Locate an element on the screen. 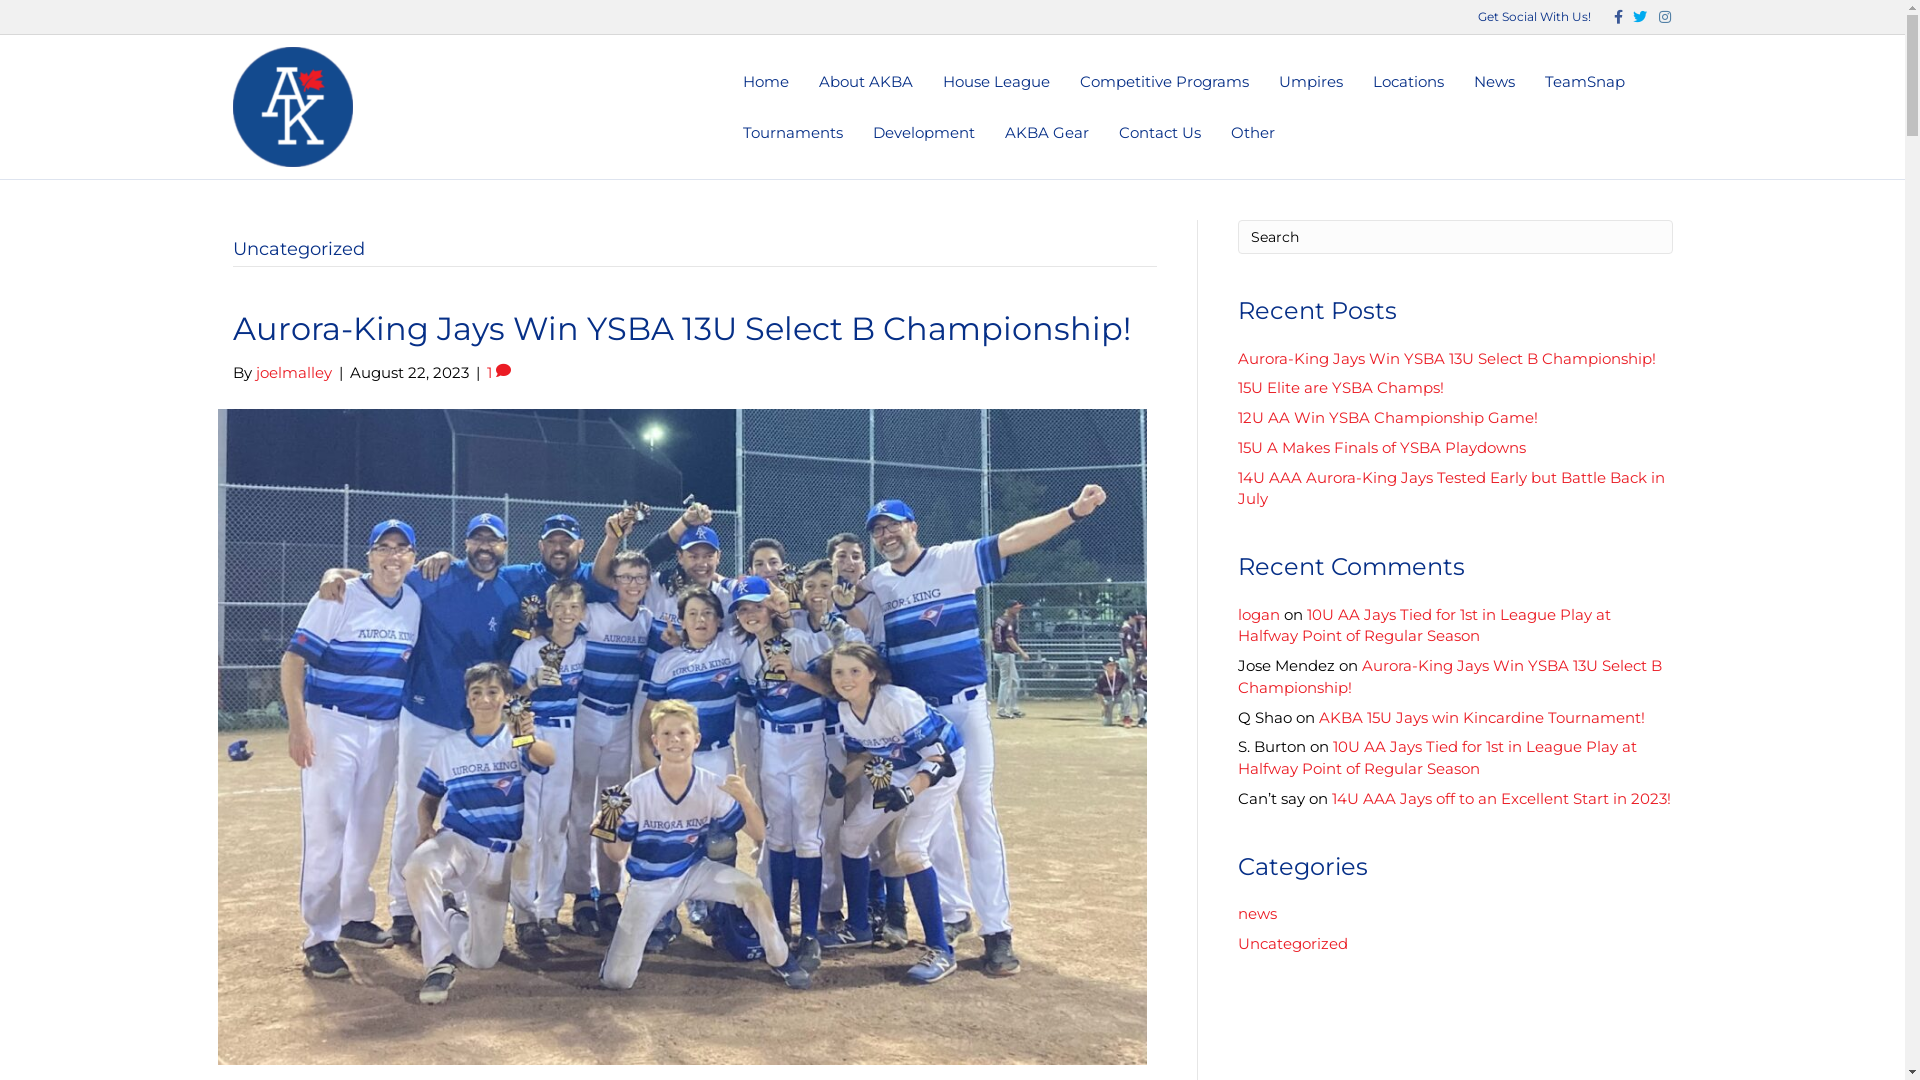 The width and height of the screenshot is (1920, 1080). 'News' is located at coordinates (1493, 80).